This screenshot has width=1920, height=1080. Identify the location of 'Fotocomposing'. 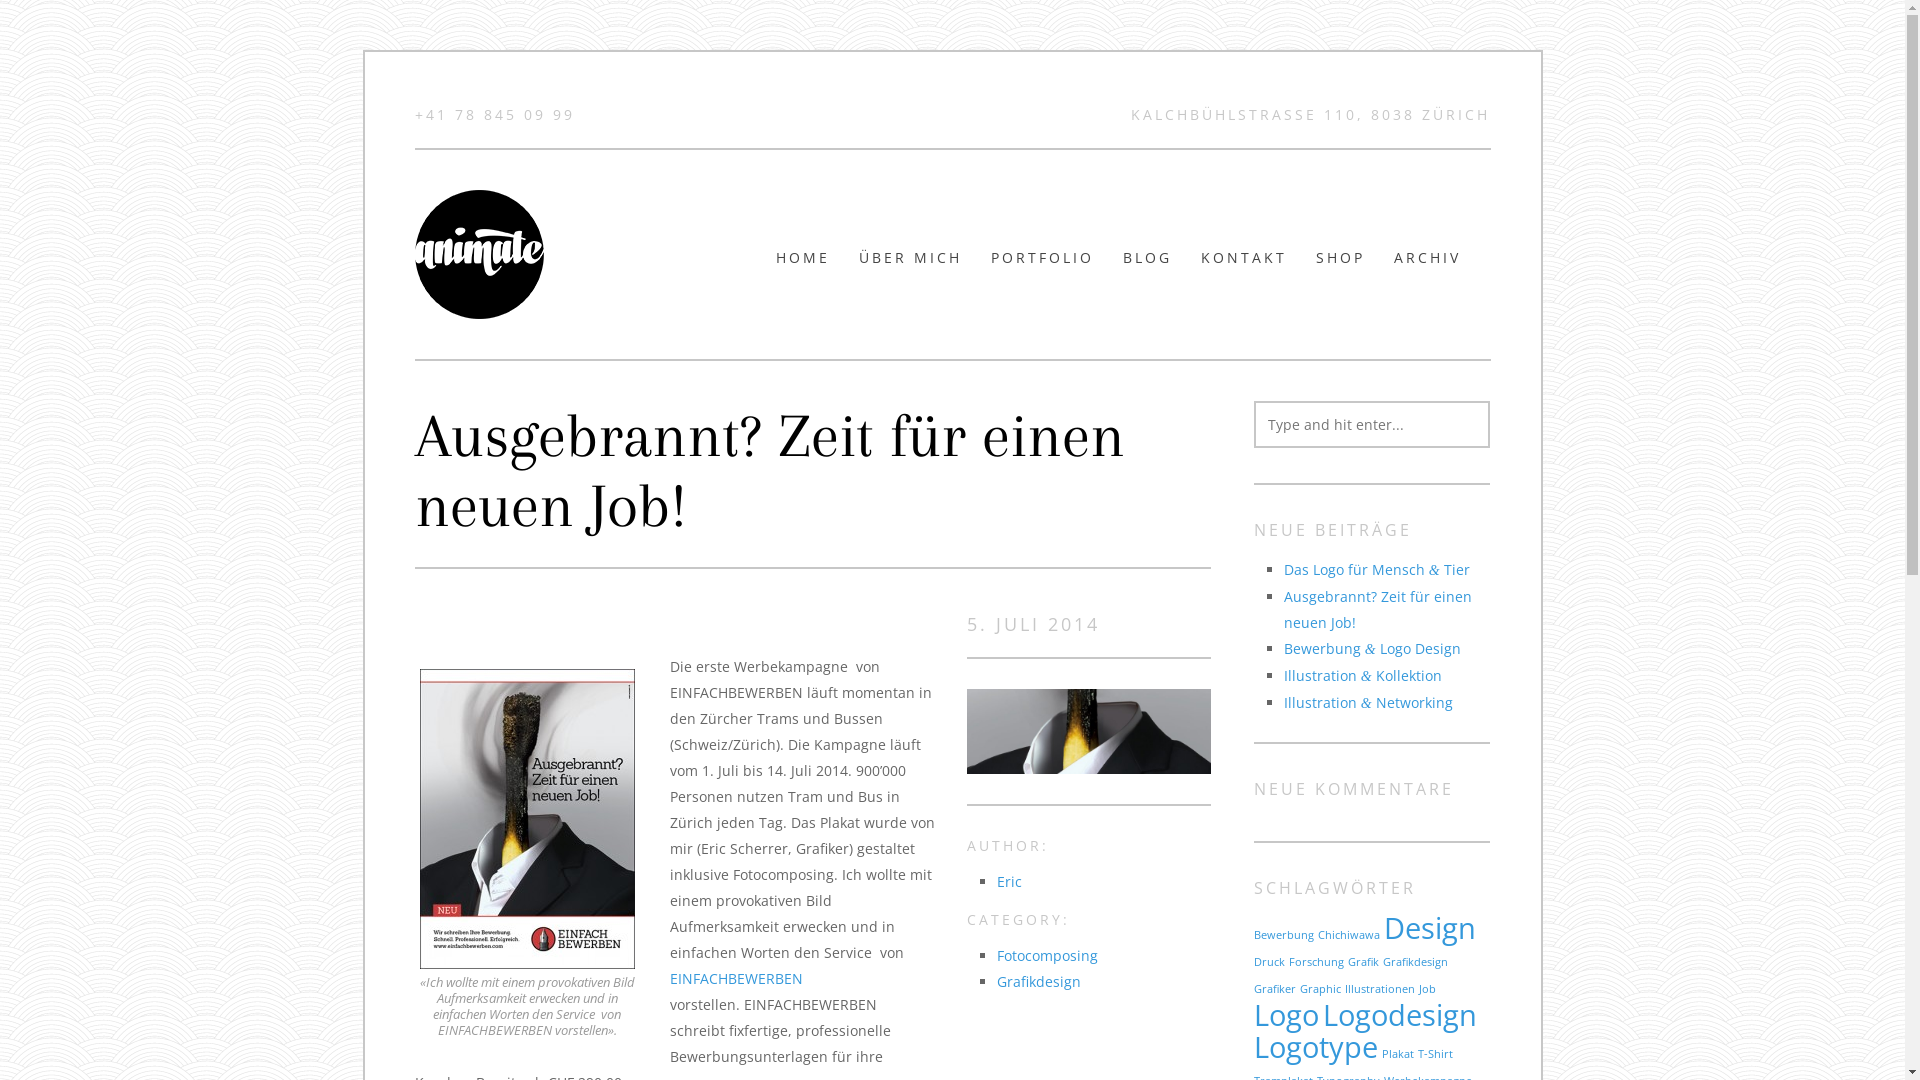
(997, 954).